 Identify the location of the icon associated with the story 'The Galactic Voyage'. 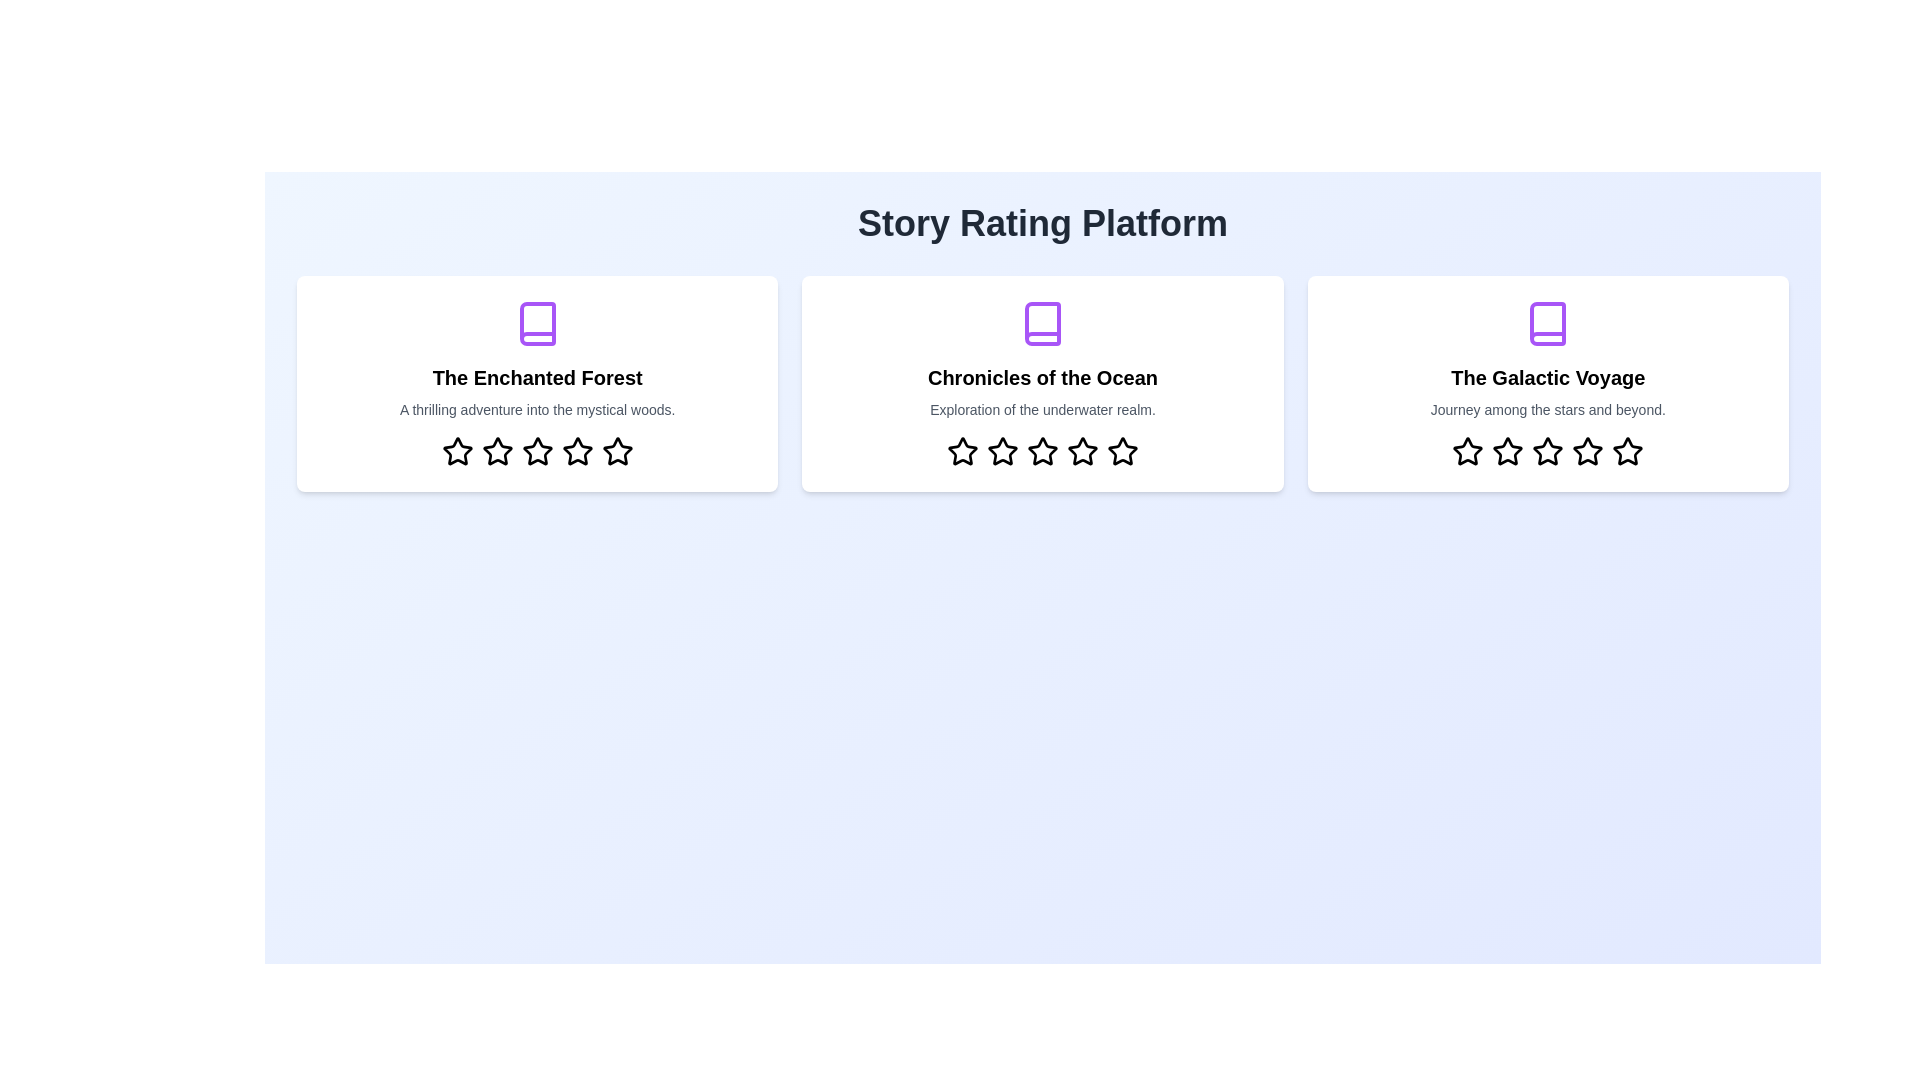
(1547, 323).